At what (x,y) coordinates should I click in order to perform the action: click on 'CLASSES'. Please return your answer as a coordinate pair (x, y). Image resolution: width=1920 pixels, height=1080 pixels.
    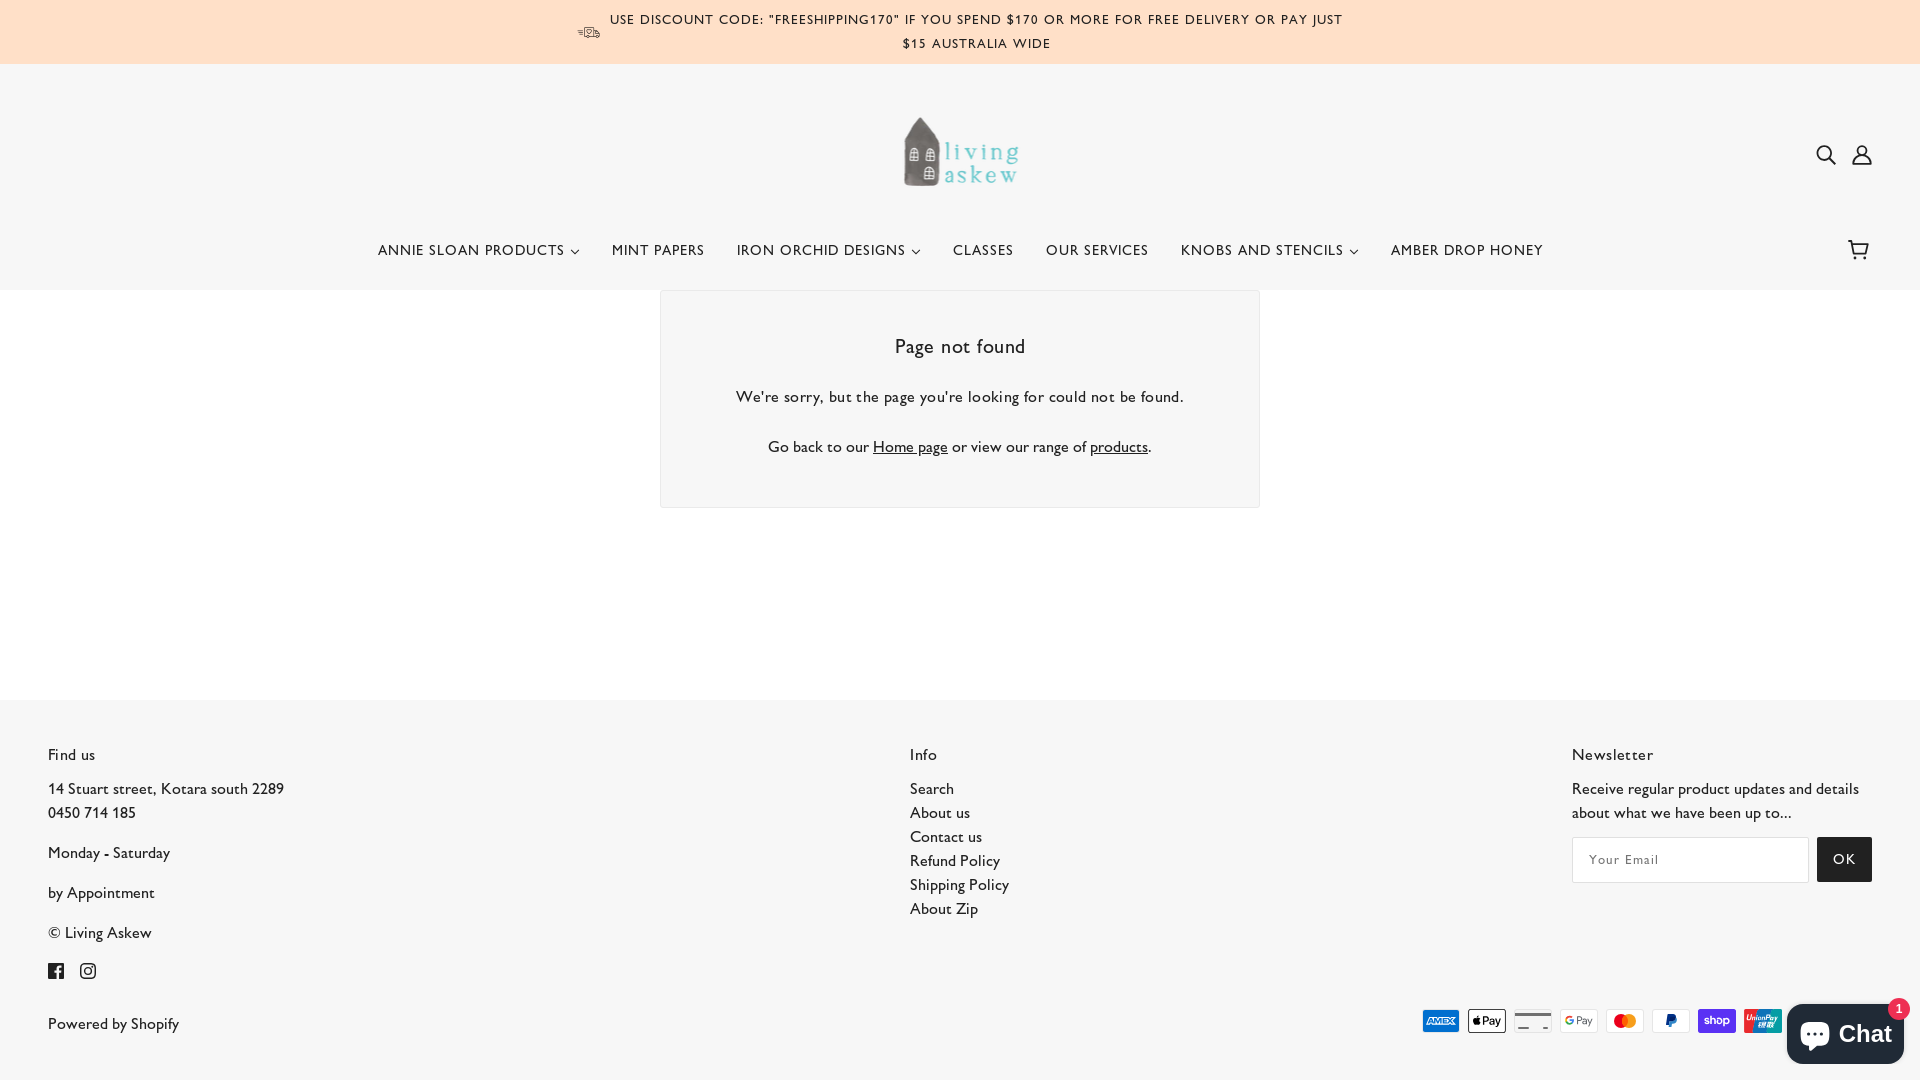
    Looking at the image, I should click on (982, 257).